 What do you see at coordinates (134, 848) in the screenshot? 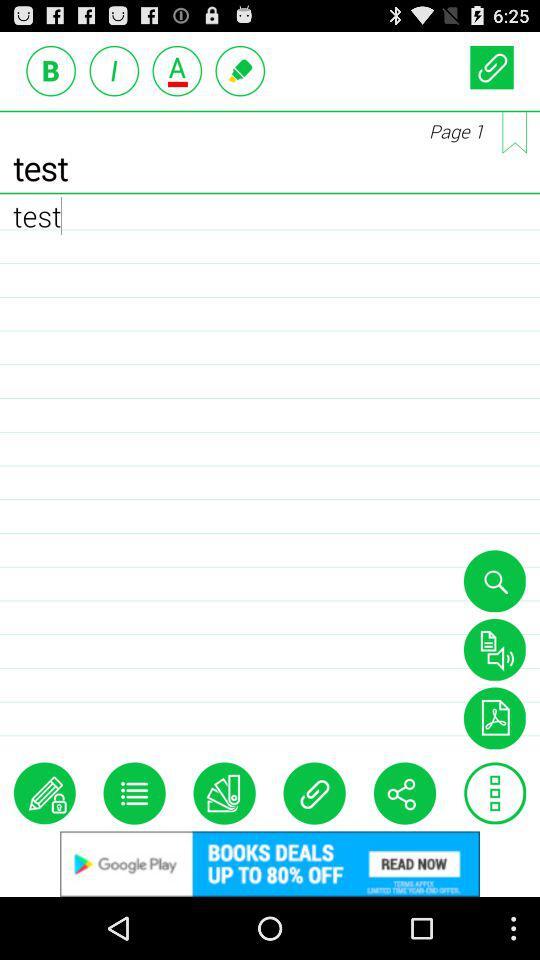
I see `the list icon` at bounding box center [134, 848].